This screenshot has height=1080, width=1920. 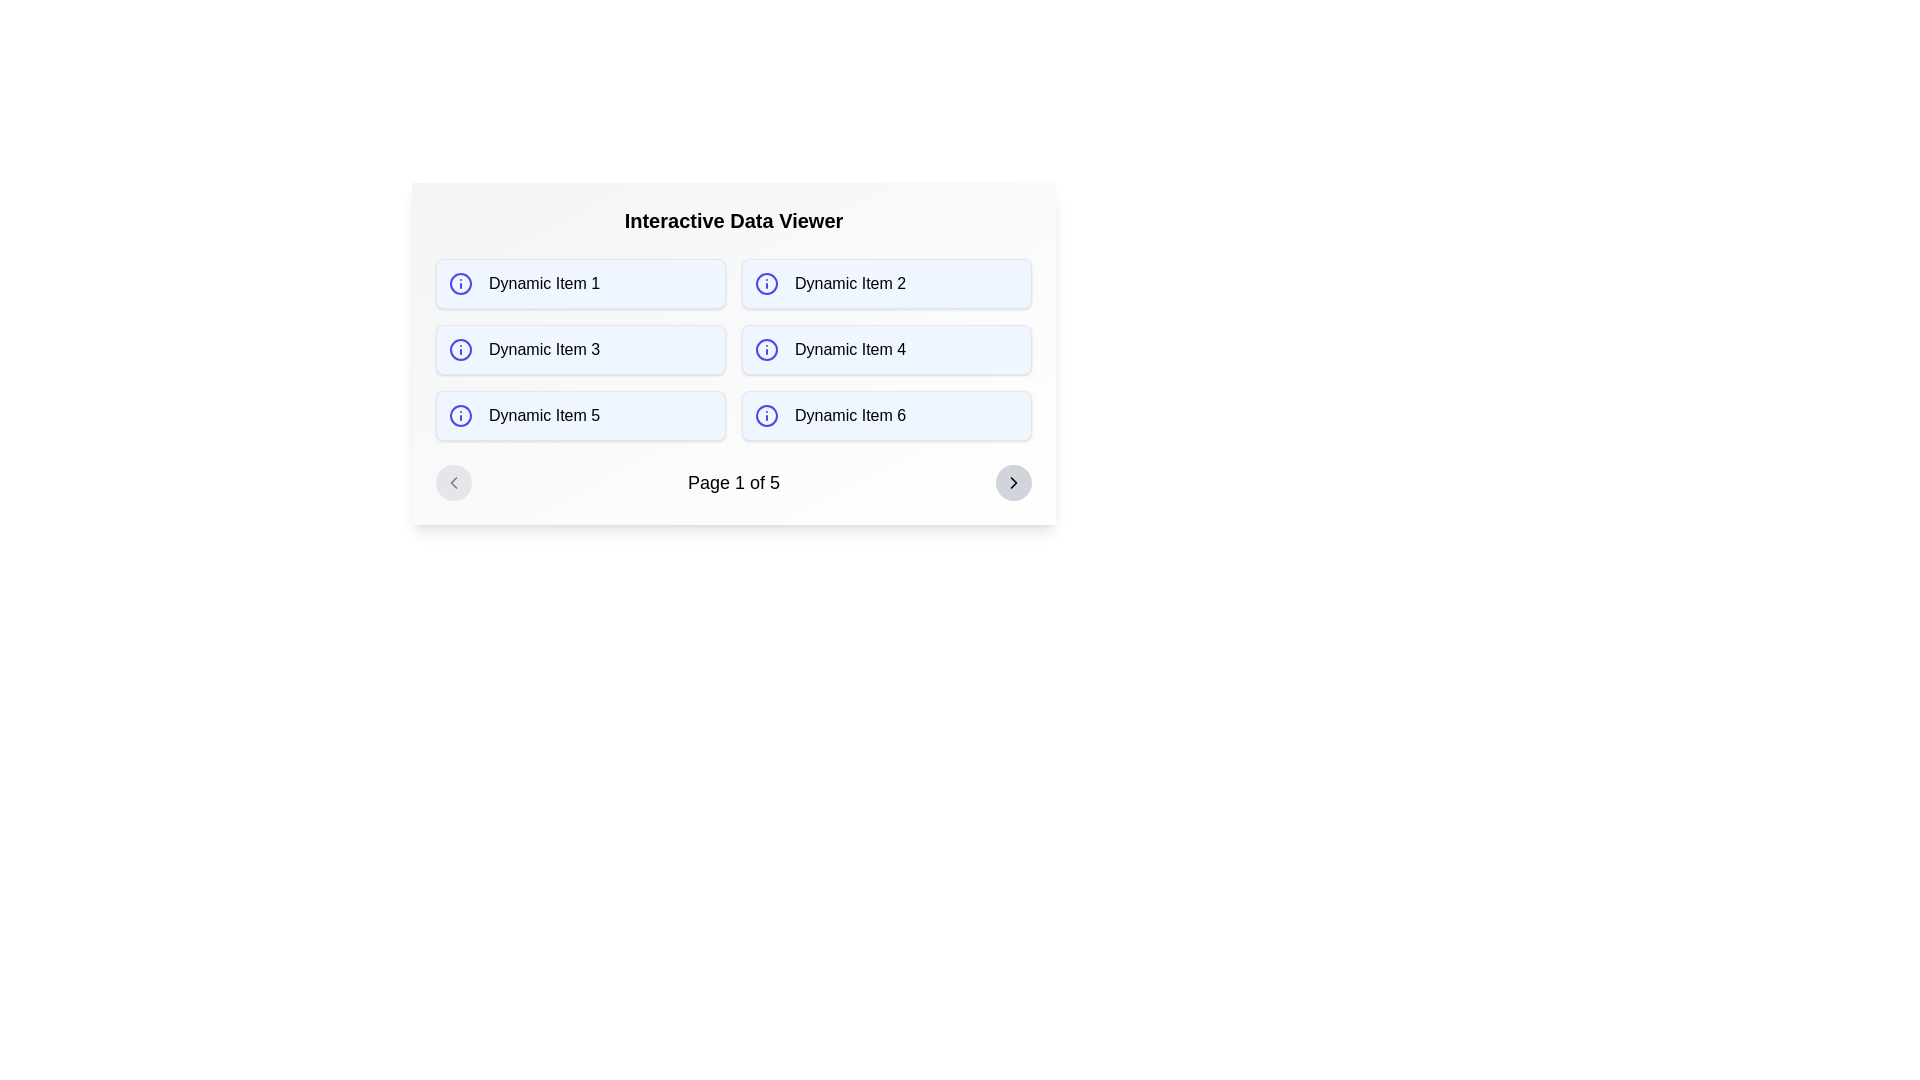 What do you see at coordinates (886, 284) in the screenshot?
I see `the Display card containing the text 'Dynamic Item 2' and an 'i' icon, located in the upper-right position of the grid layout` at bounding box center [886, 284].